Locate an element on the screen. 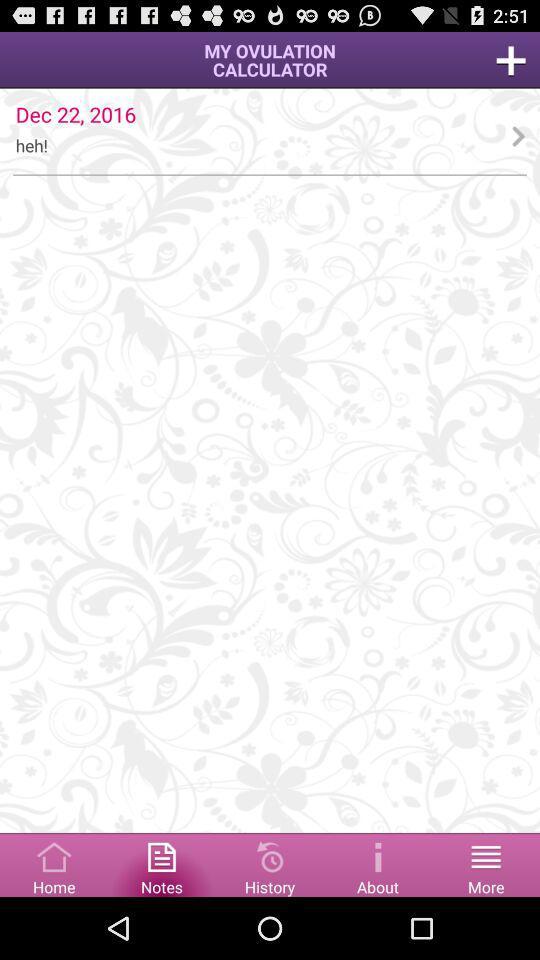  increment button is located at coordinates (511, 59).